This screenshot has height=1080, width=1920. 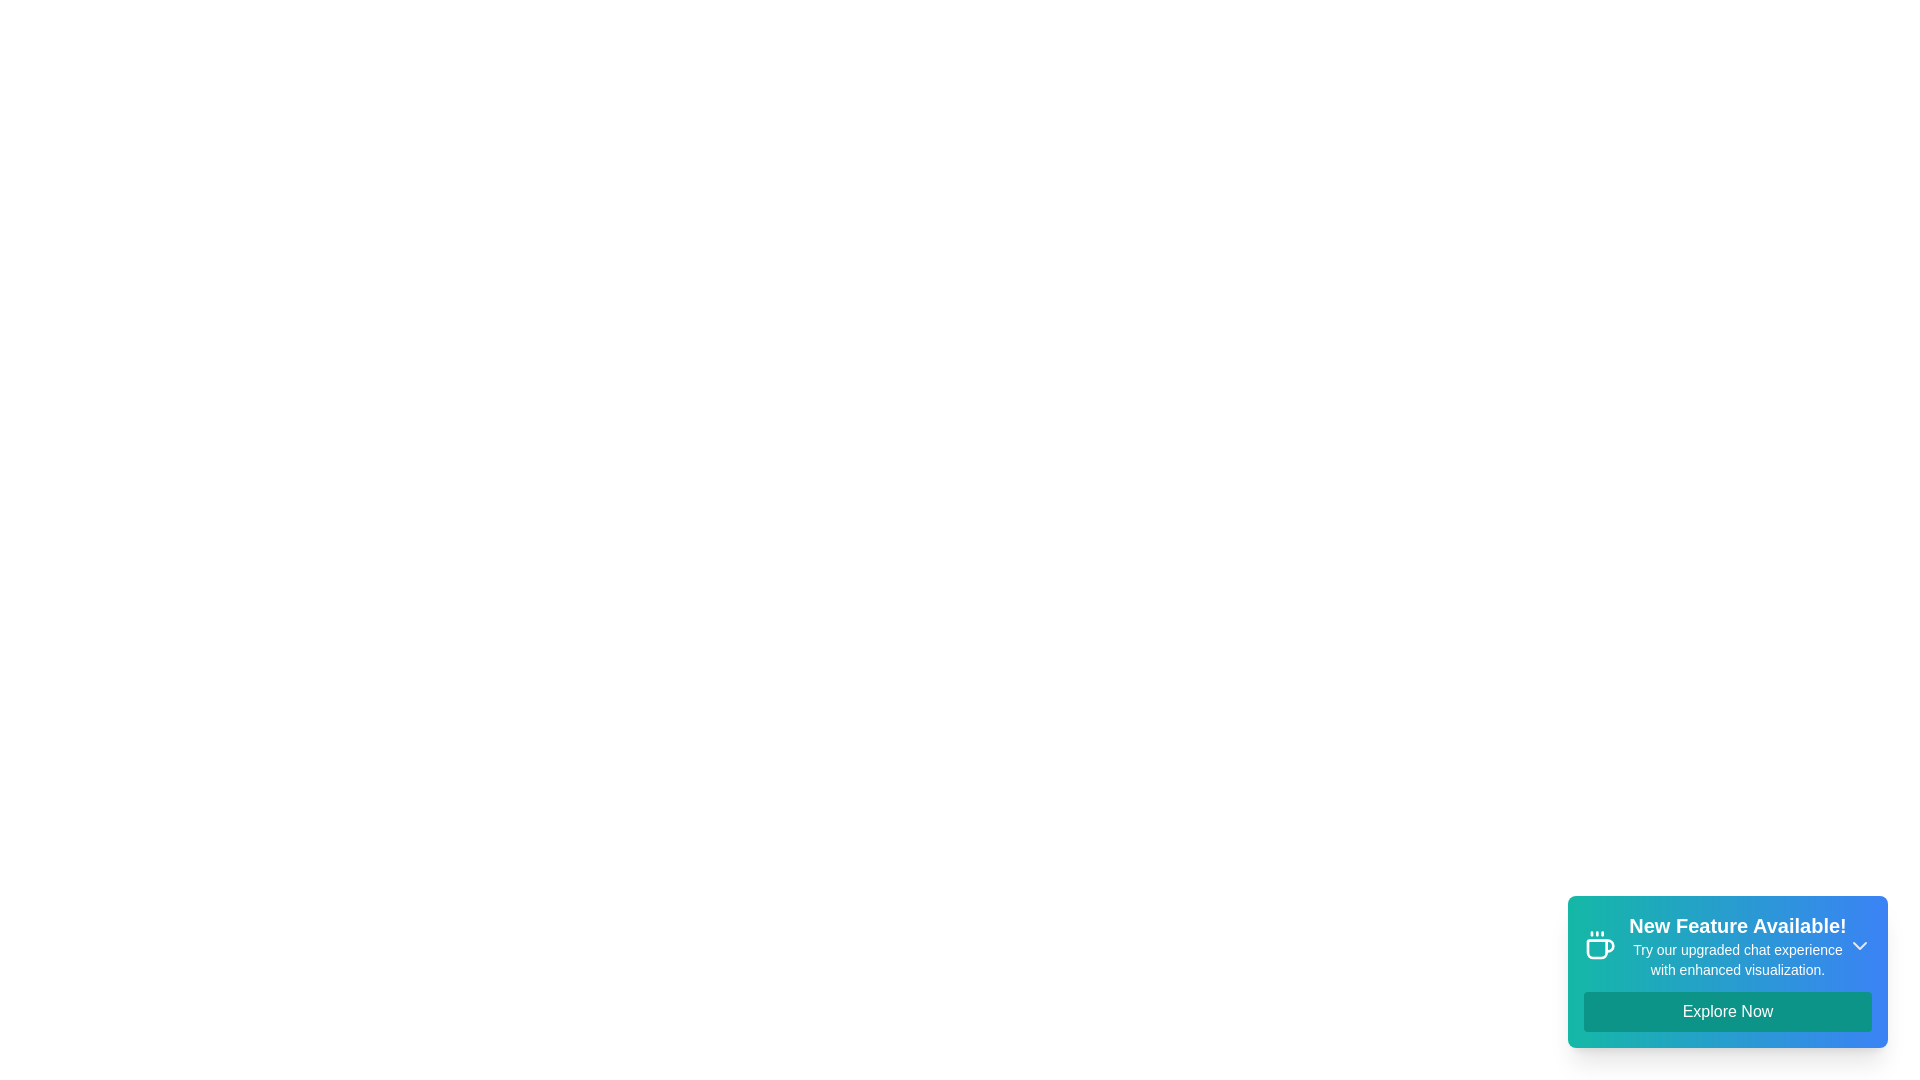 What do you see at coordinates (1727, 1011) in the screenshot?
I see `'Explore Now' button` at bounding box center [1727, 1011].